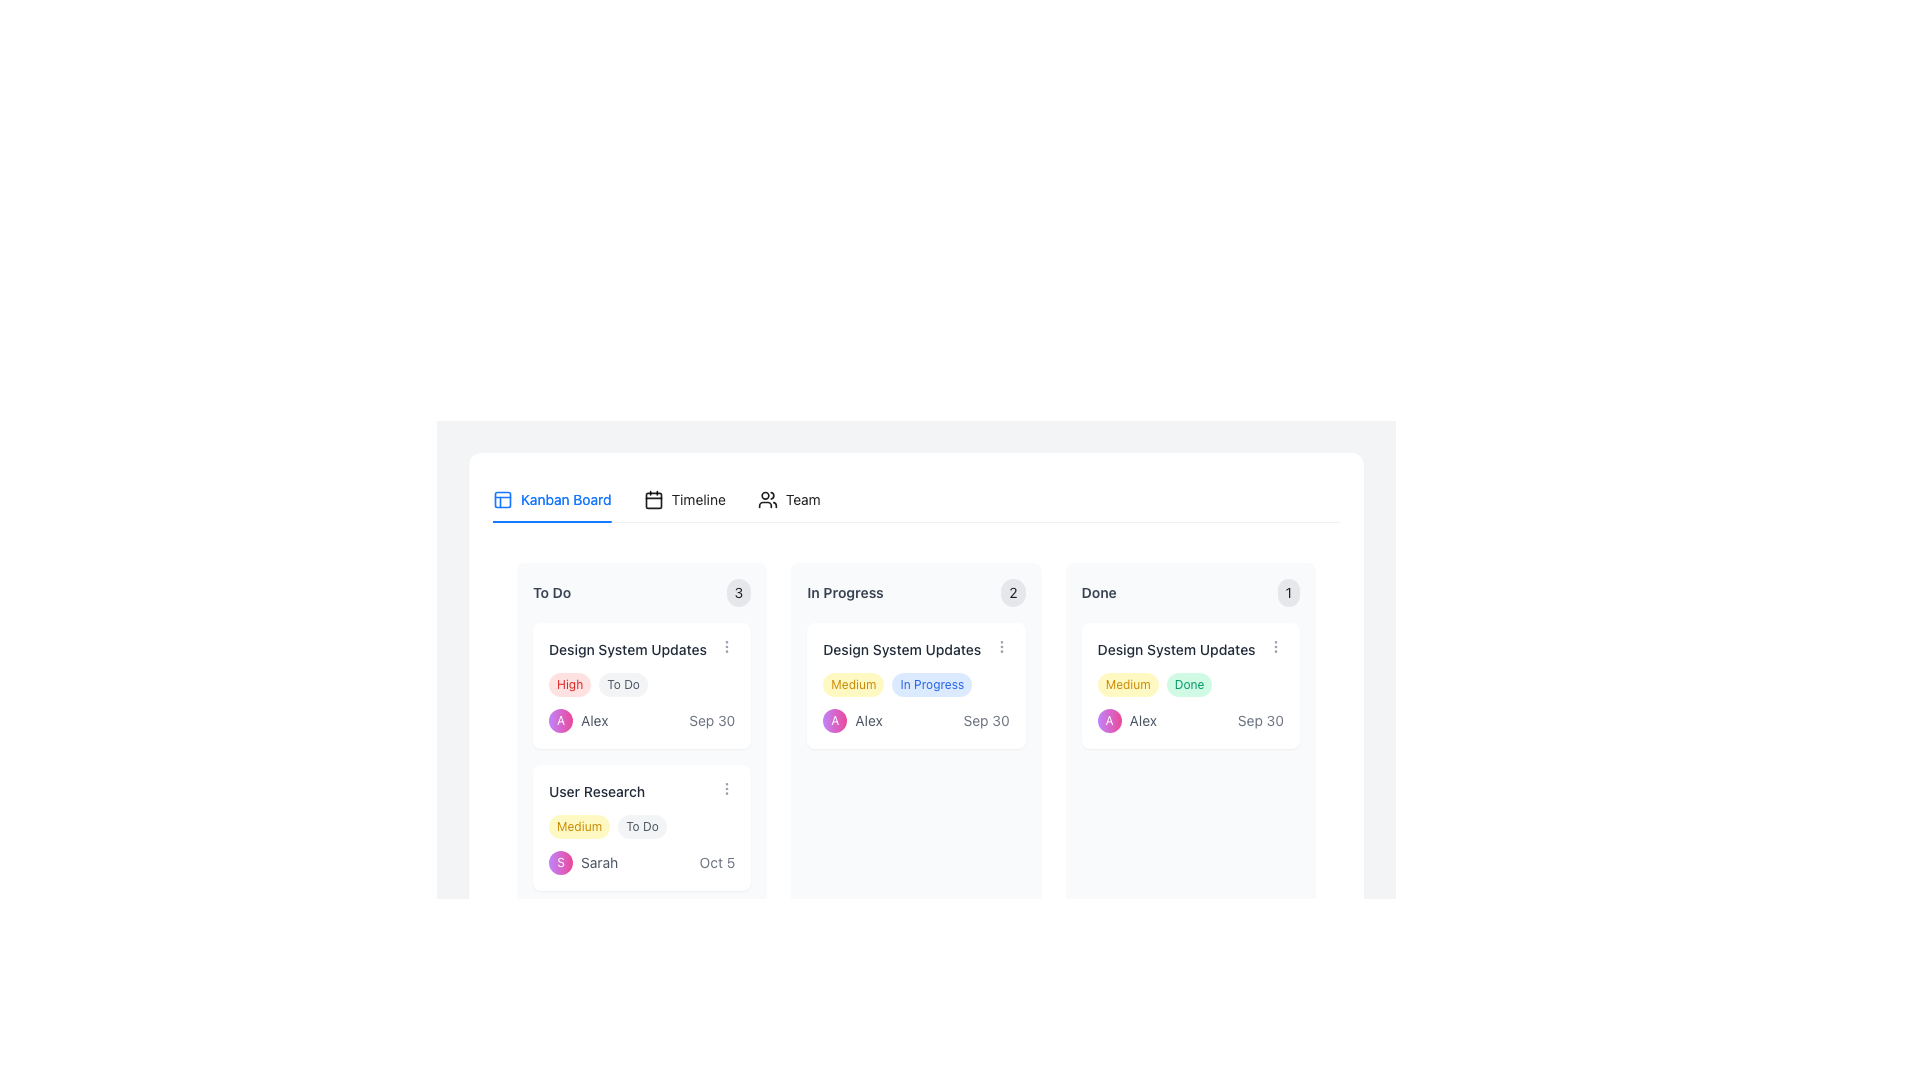 Image resolution: width=1920 pixels, height=1080 pixels. Describe the element at coordinates (1190, 650) in the screenshot. I see `the textual label that displays 'Design System Updates' located at the upper section of a card in the 'Done' column of a Kanban board layout` at that location.